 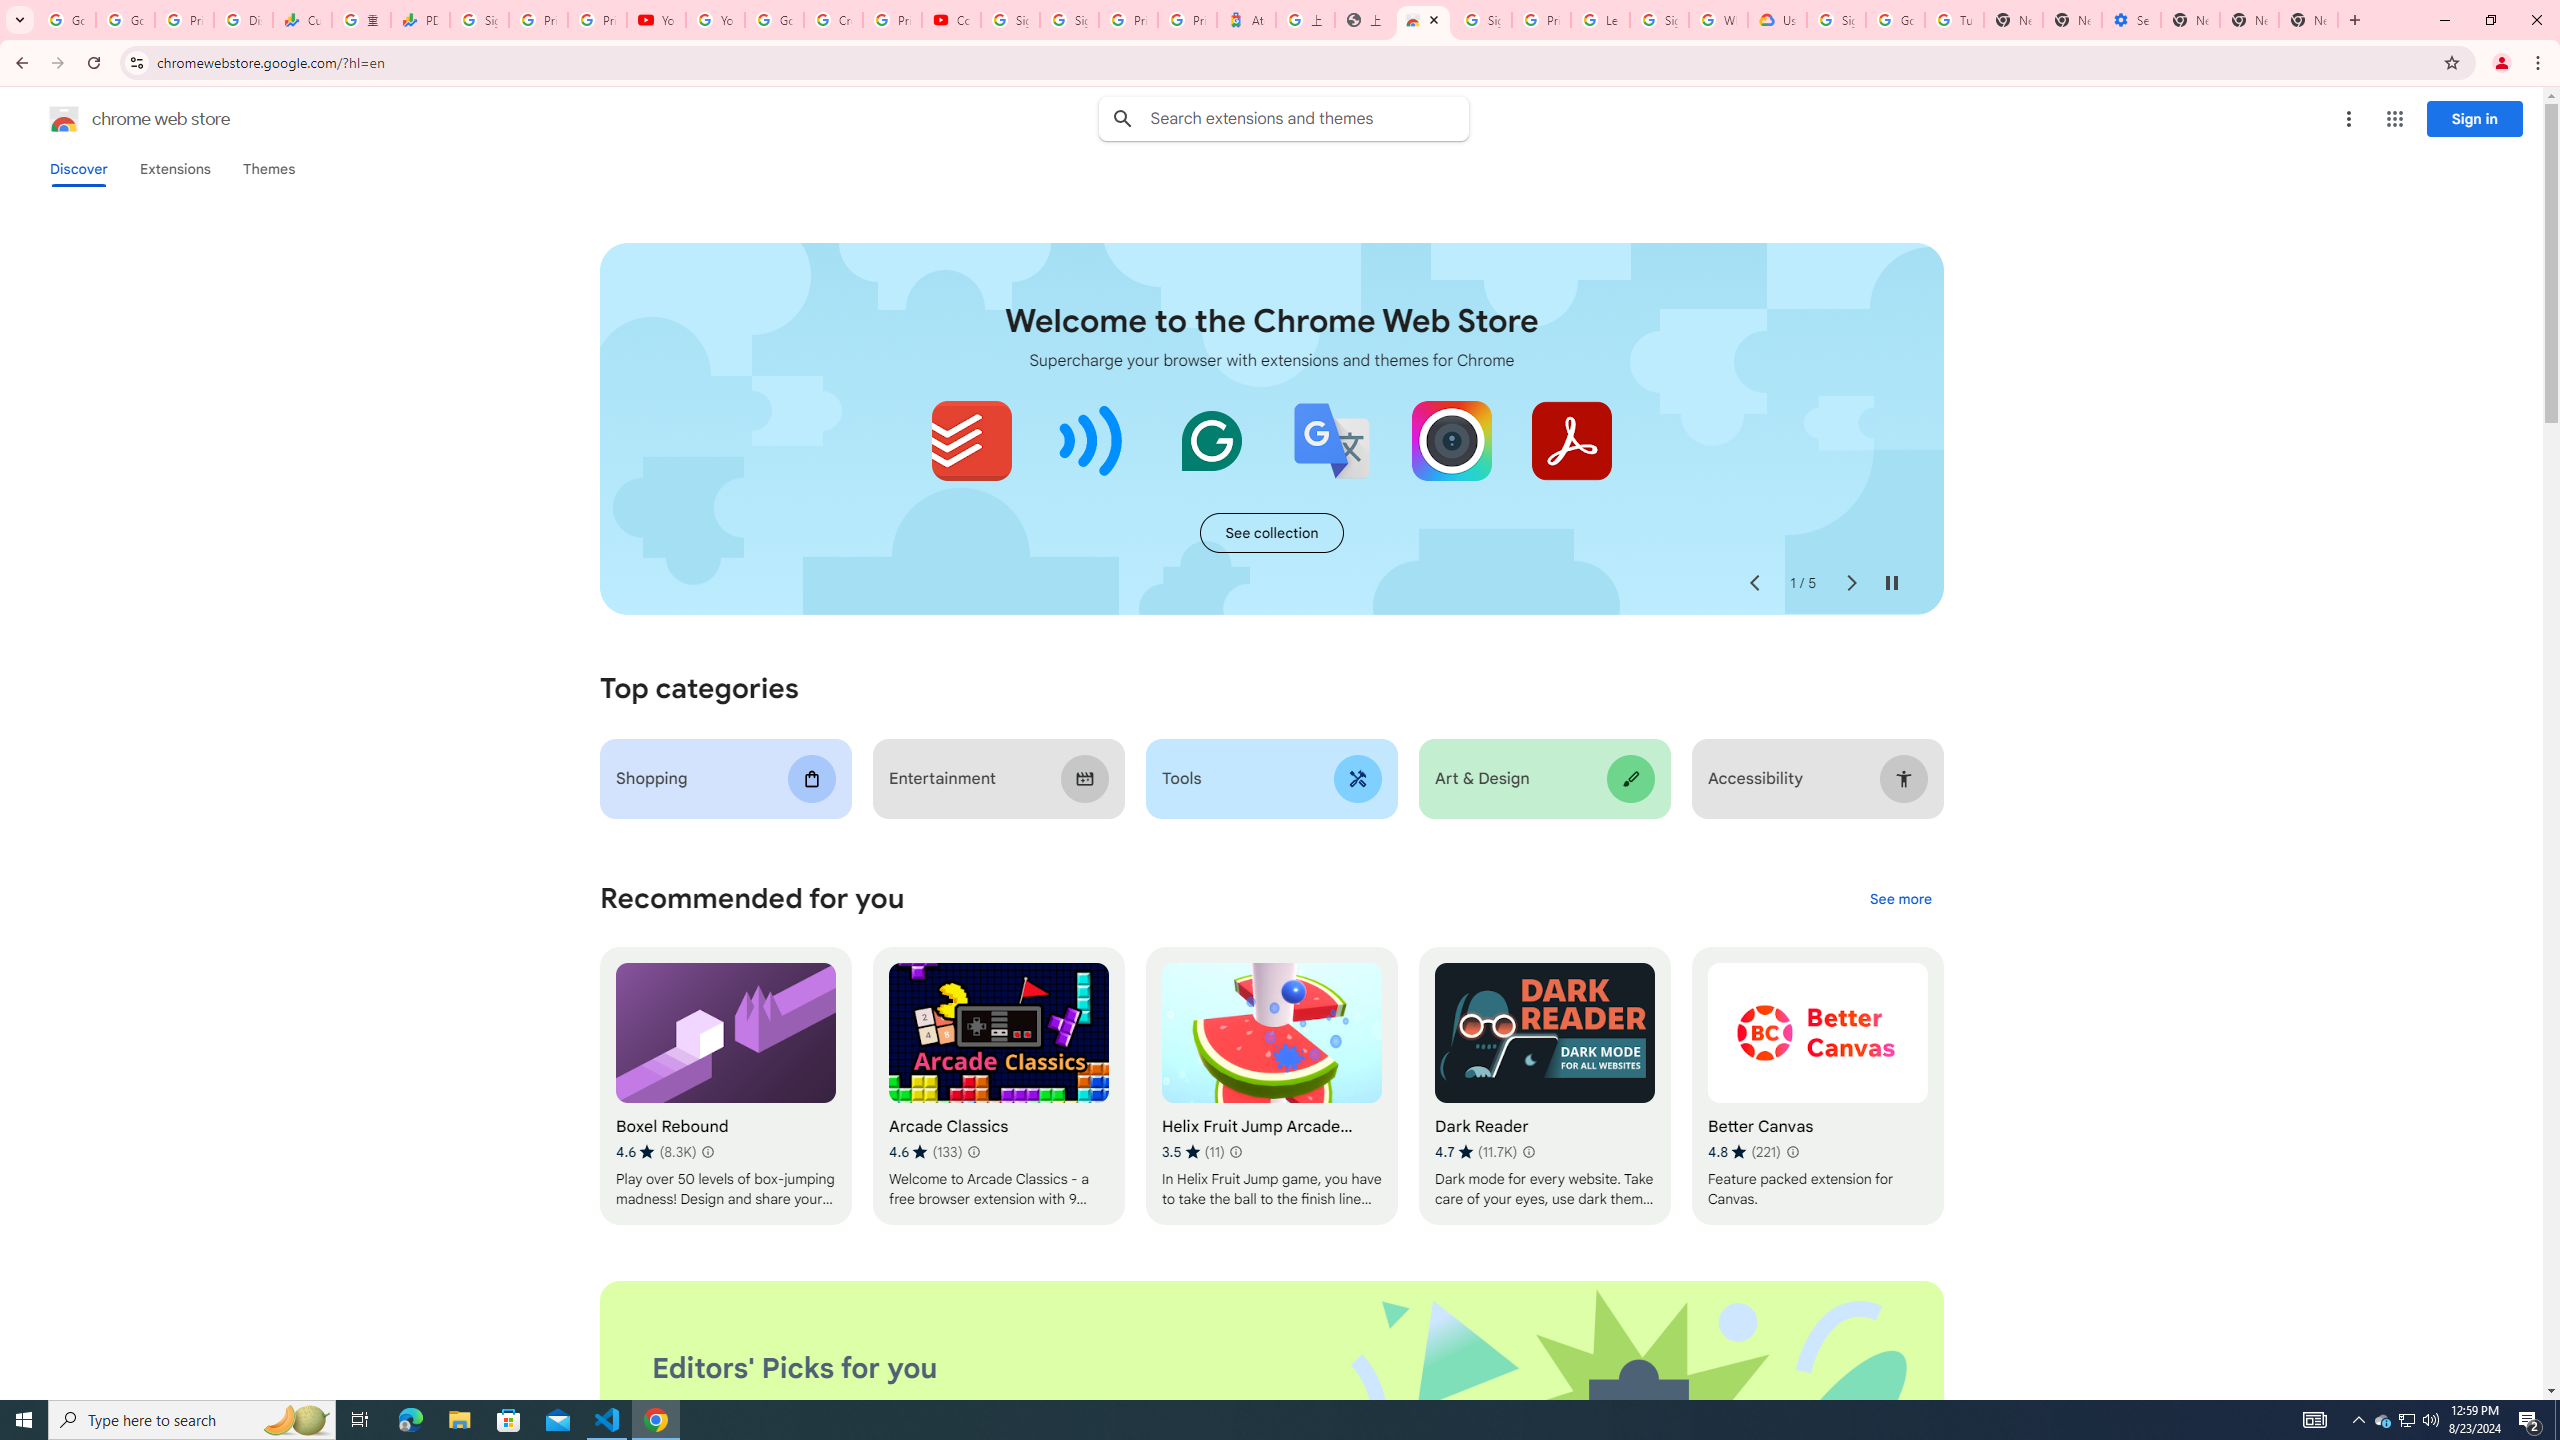 I want to click on 'Themes', so click(x=268, y=168).